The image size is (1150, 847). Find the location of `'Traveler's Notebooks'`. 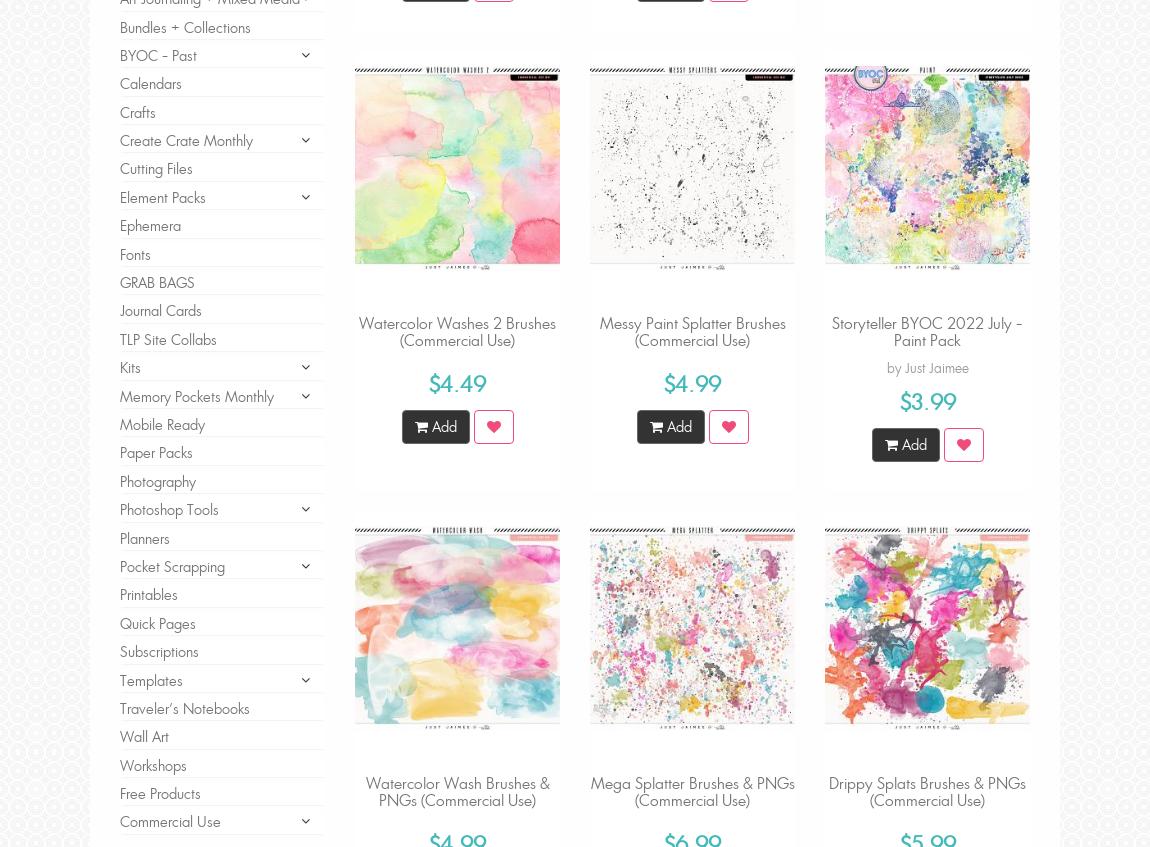

'Traveler's Notebooks' is located at coordinates (184, 707).